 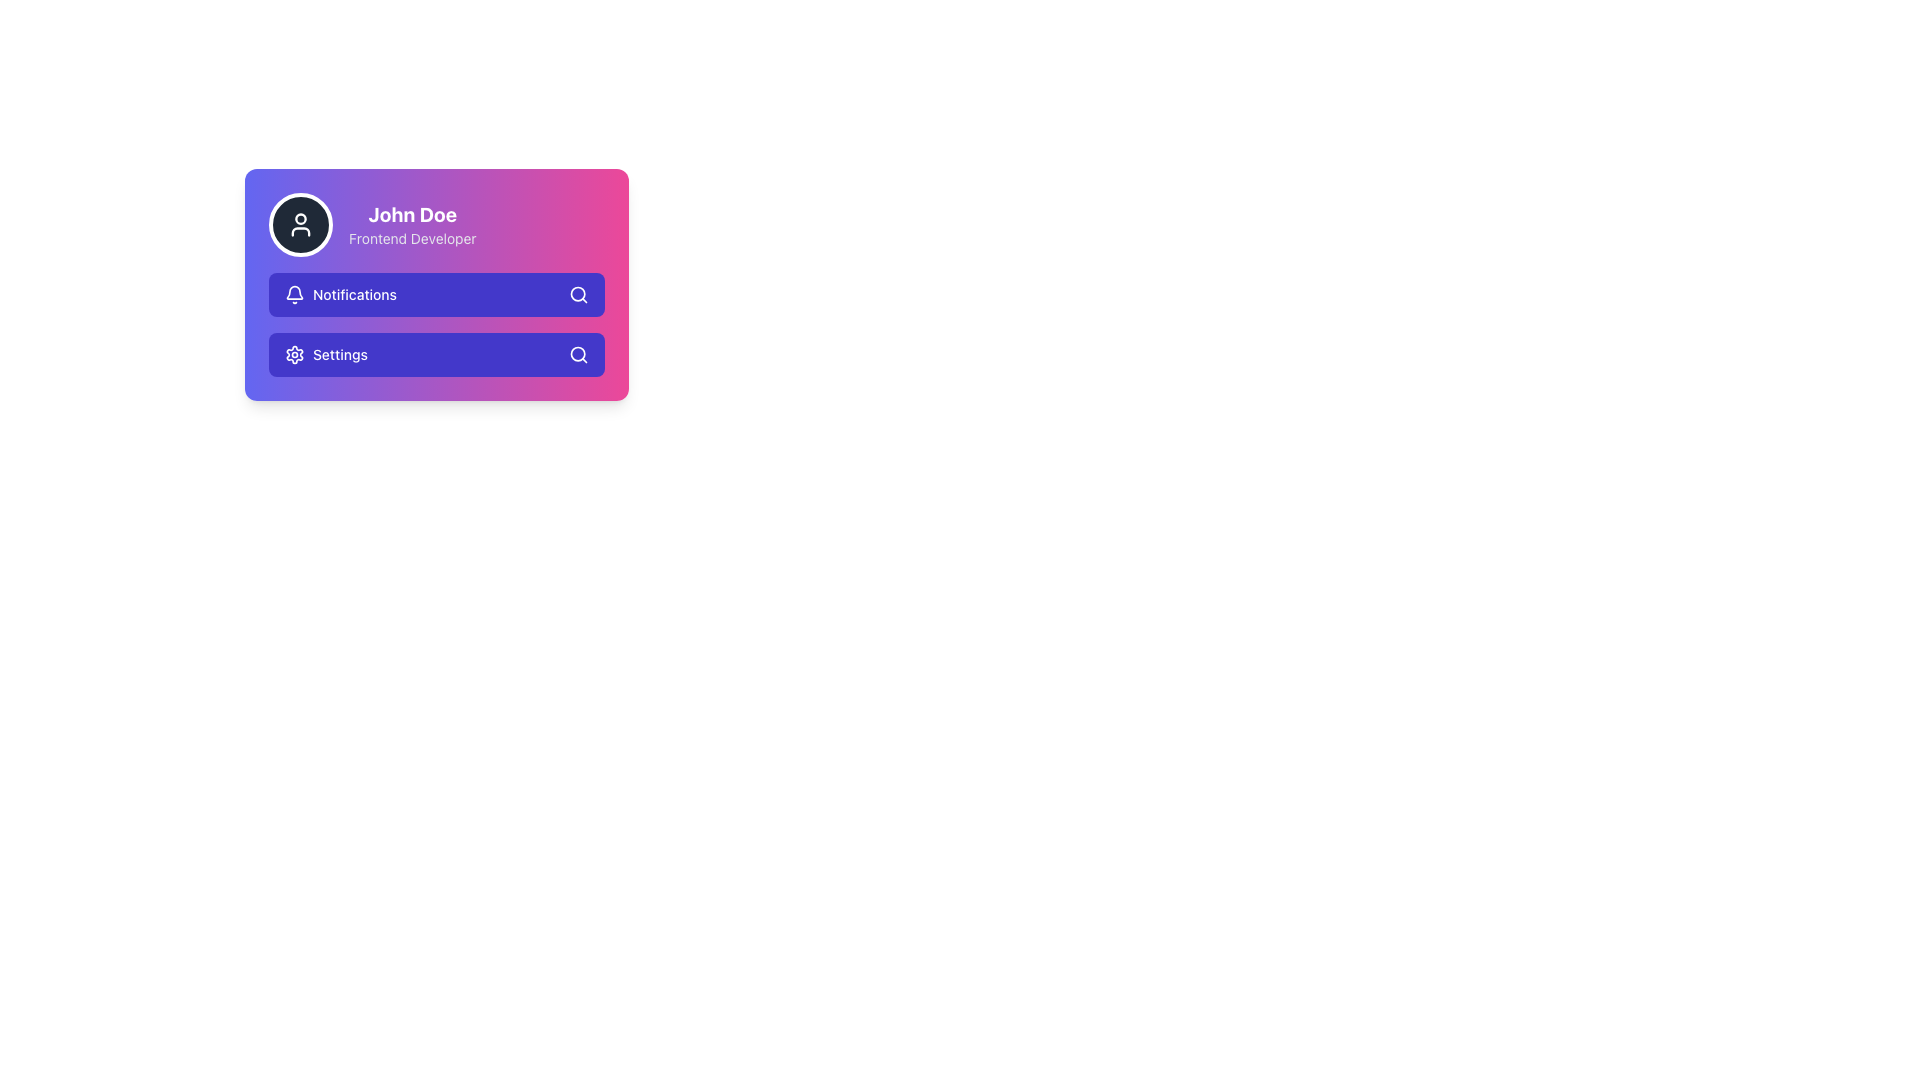 What do you see at coordinates (293, 294) in the screenshot?
I see `the bell-shaped notification icon located to the left of the 'Notifications' text within the sidebar menu` at bounding box center [293, 294].